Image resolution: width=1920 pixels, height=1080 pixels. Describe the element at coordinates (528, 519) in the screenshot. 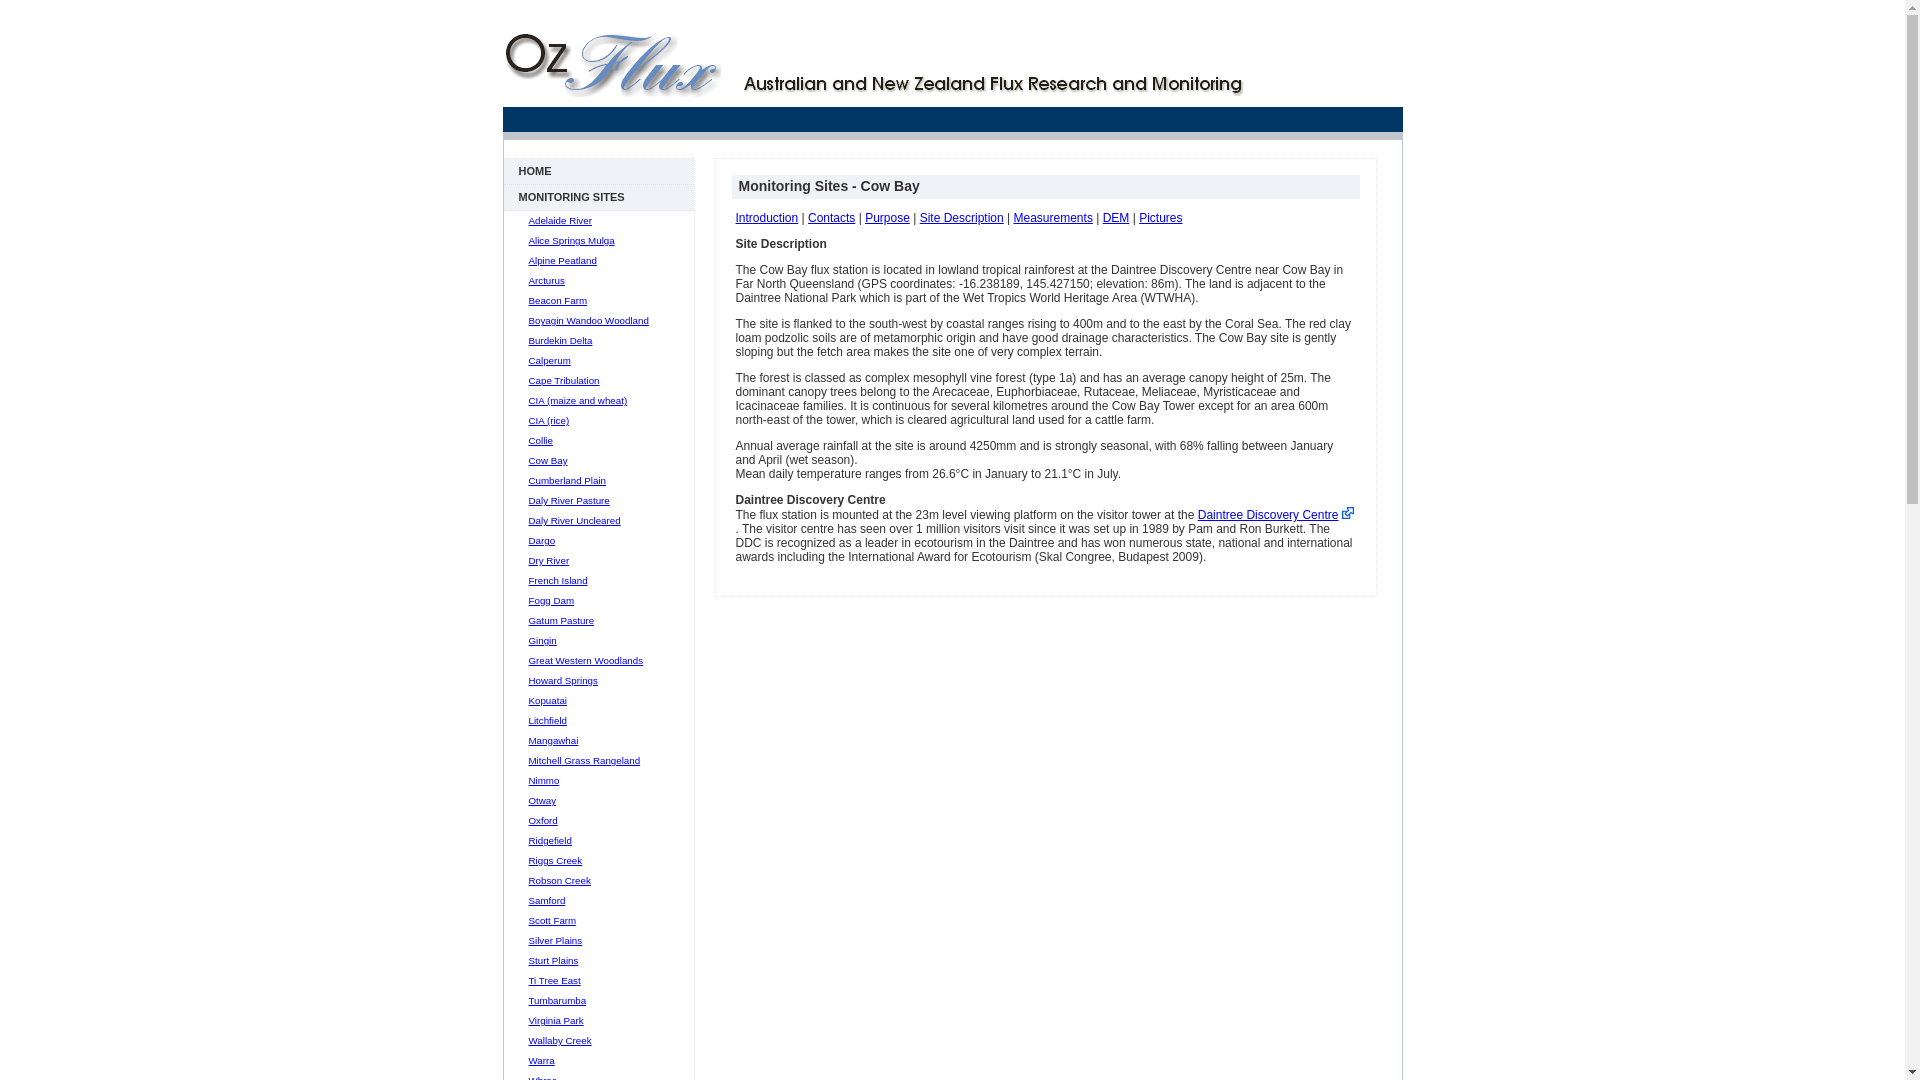

I see `'Daly River Uncleared'` at that location.